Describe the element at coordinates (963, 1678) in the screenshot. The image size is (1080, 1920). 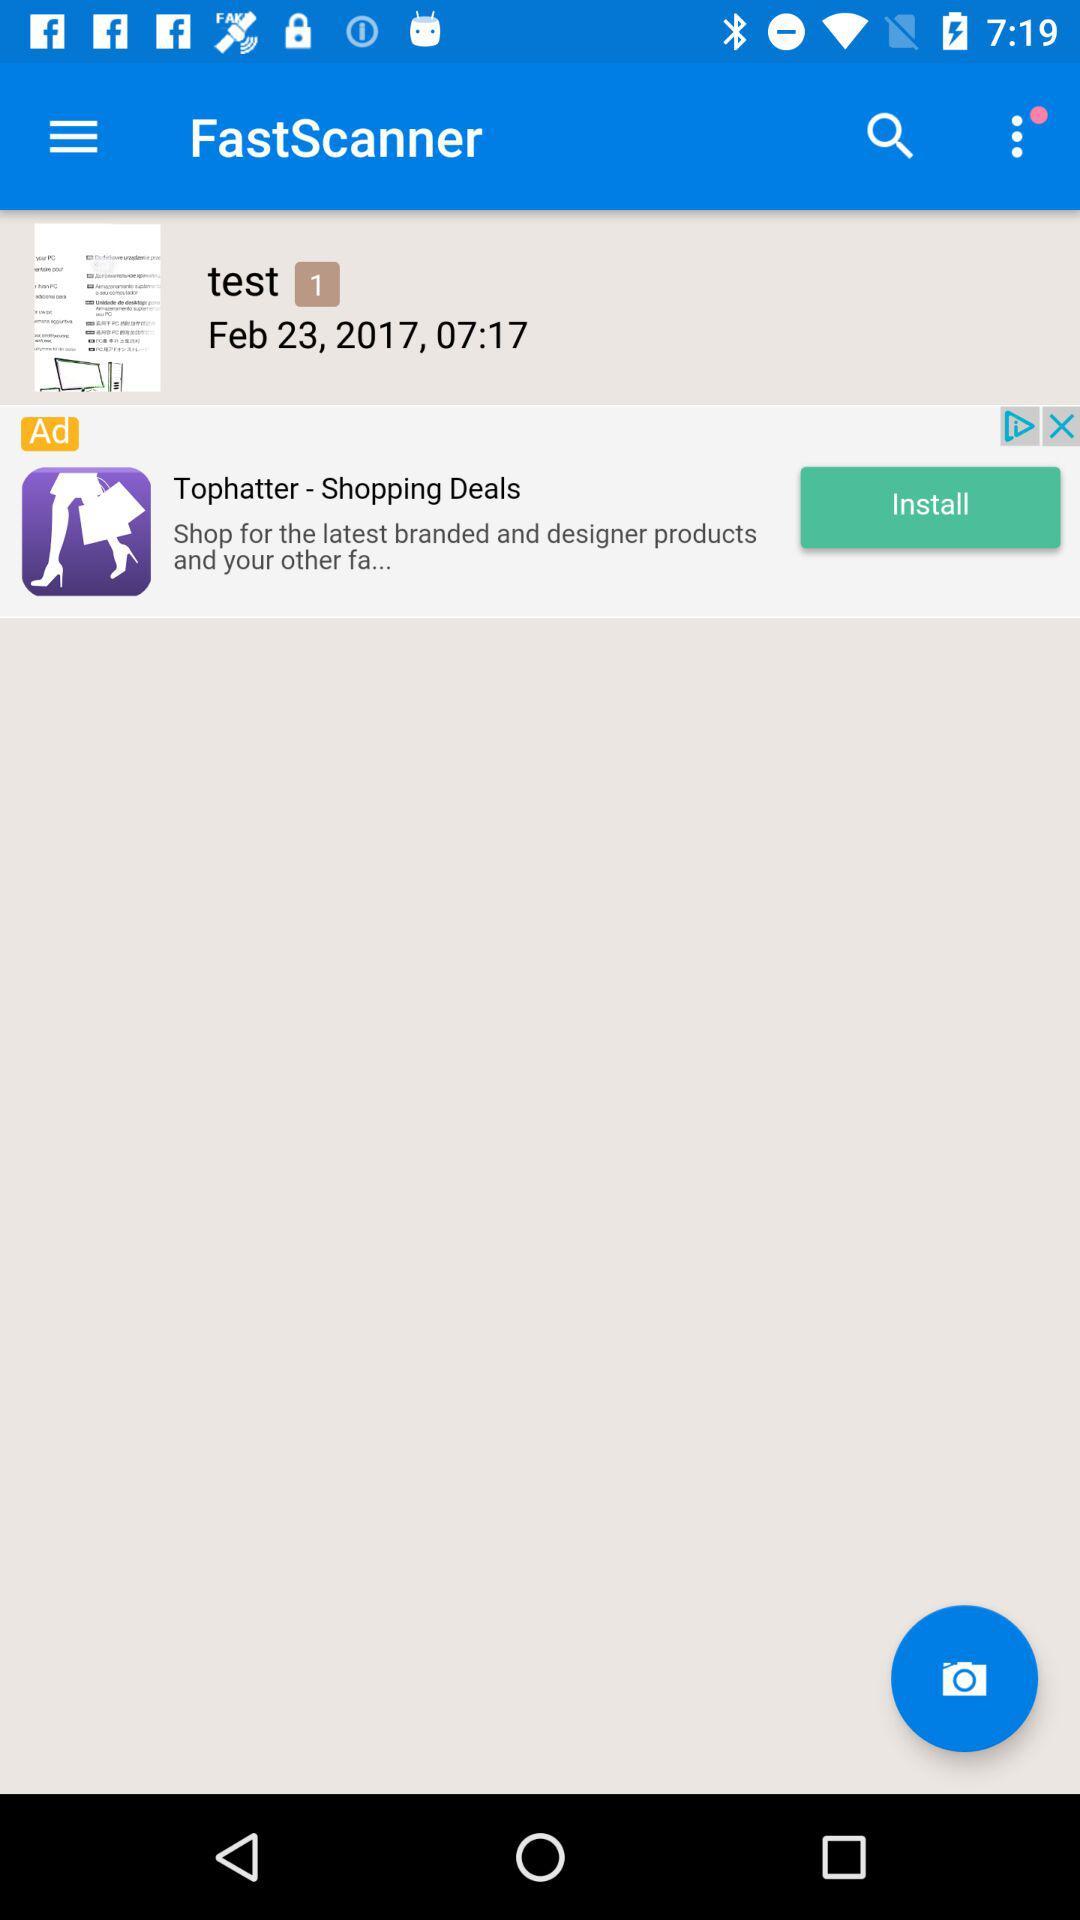
I see `the photo icon` at that location.